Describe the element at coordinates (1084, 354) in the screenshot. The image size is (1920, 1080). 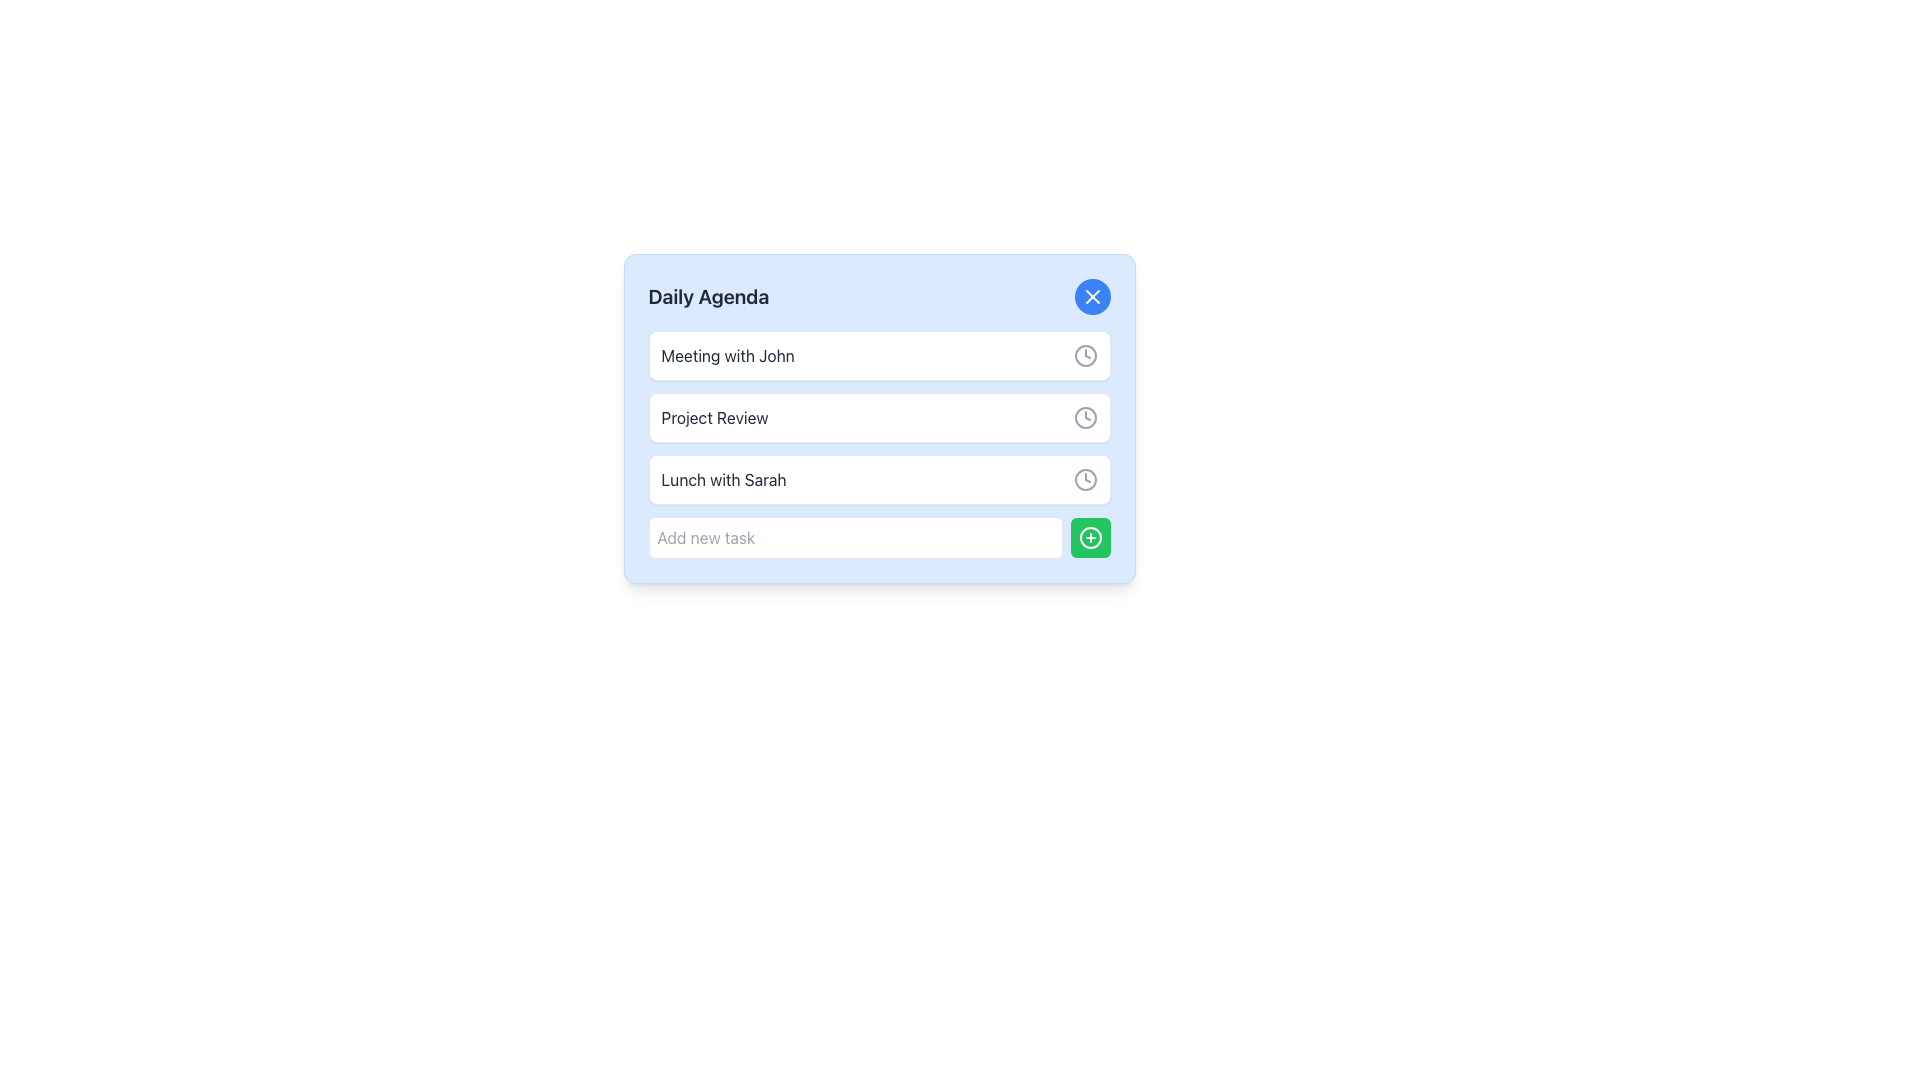
I see `the clock icon located adjacent to the text 'Meeting with John'` at that location.